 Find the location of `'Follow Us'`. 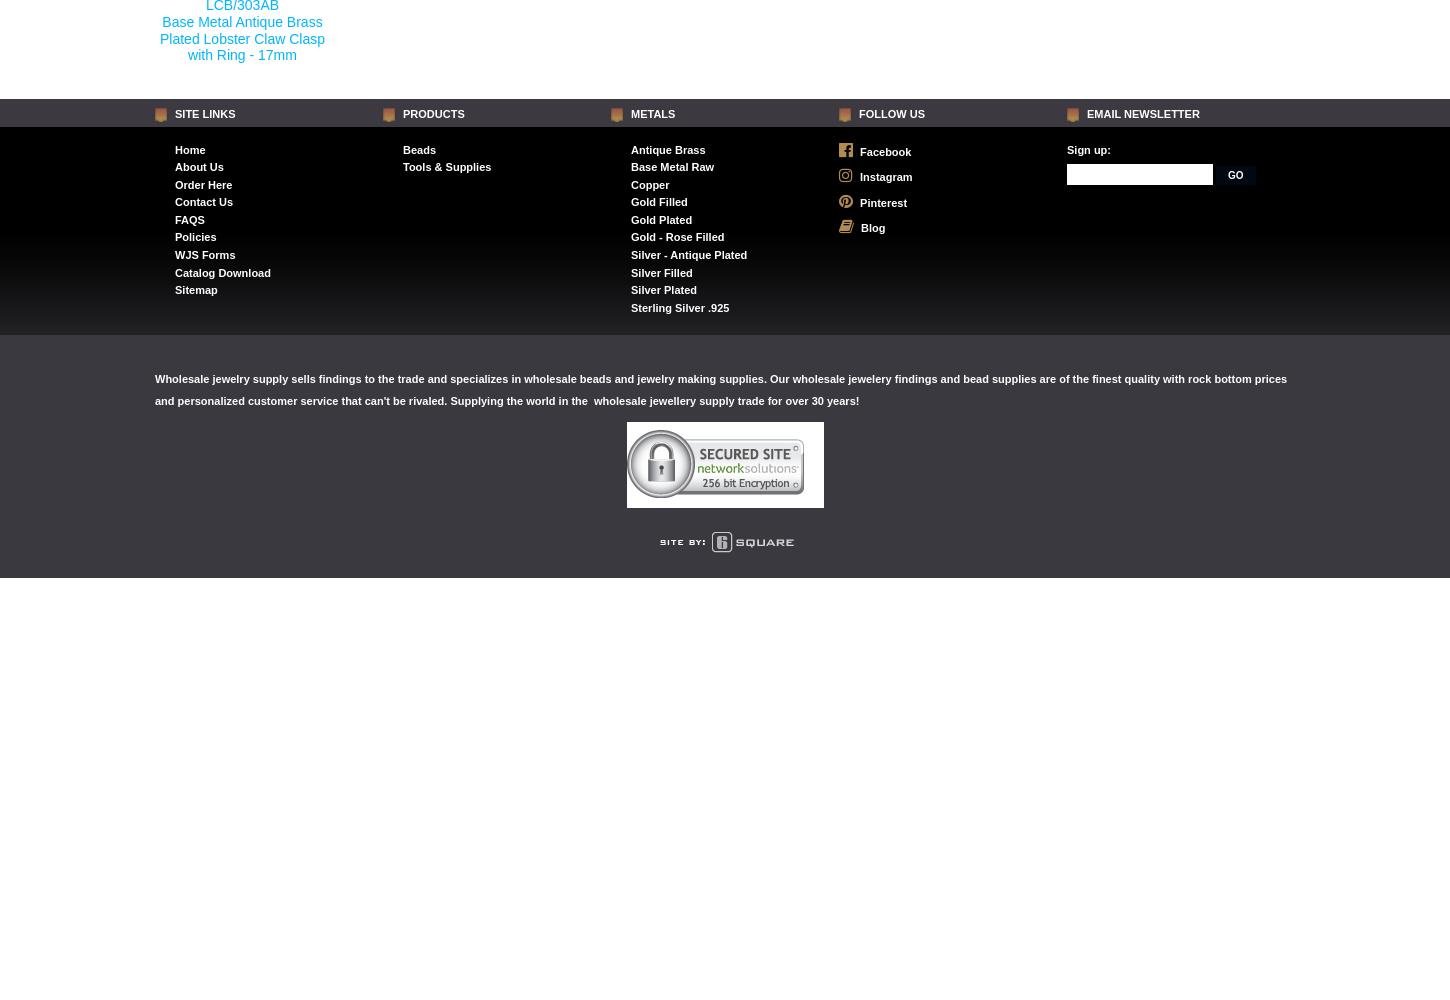

'Follow Us' is located at coordinates (891, 113).